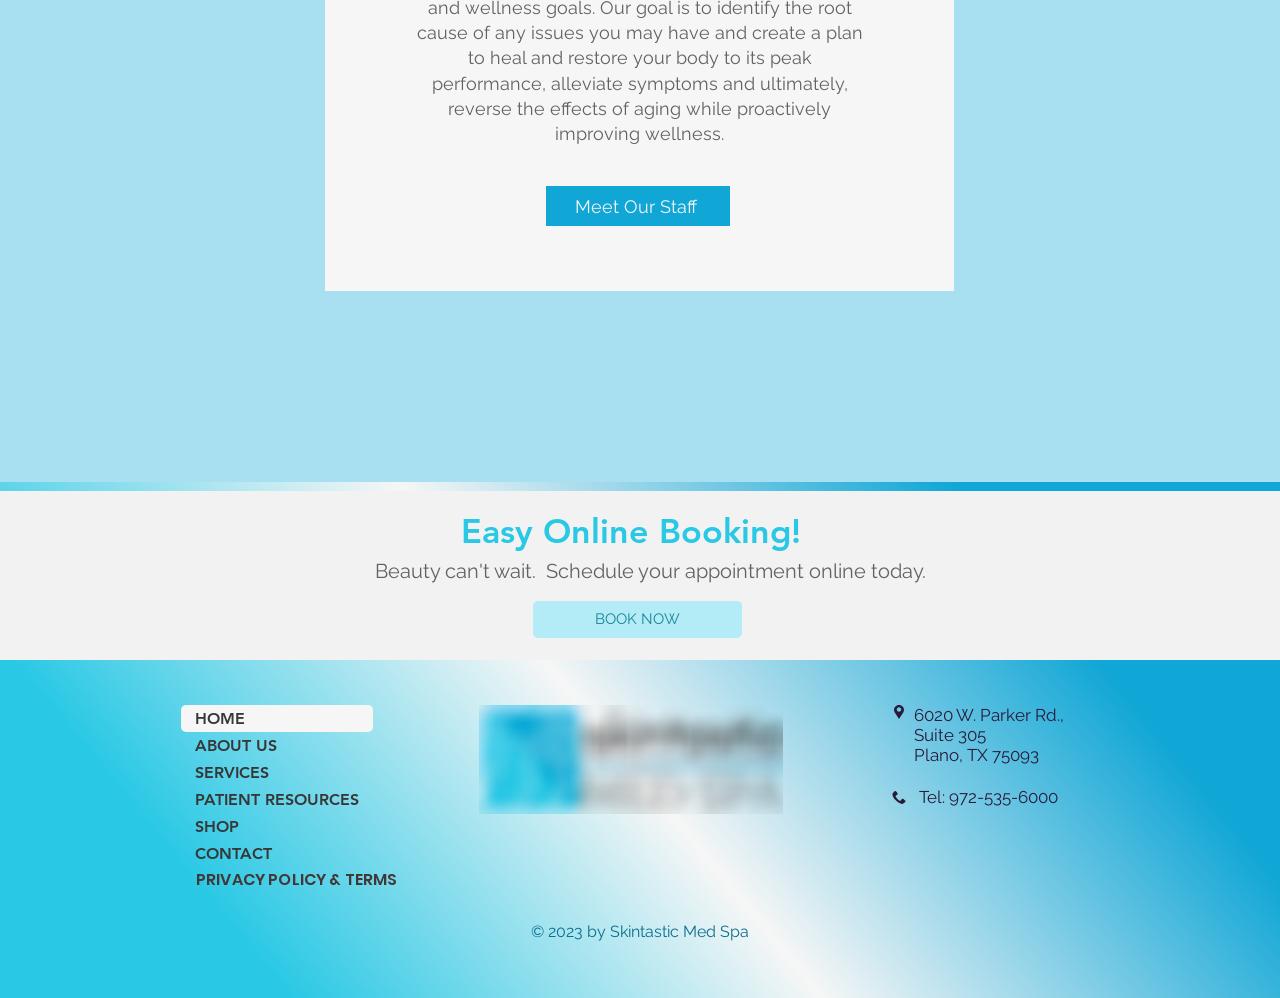  What do you see at coordinates (295, 878) in the screenshot?
I see `'PRIVACY POLICY & TERMS'` at bounding box center [295, 878].